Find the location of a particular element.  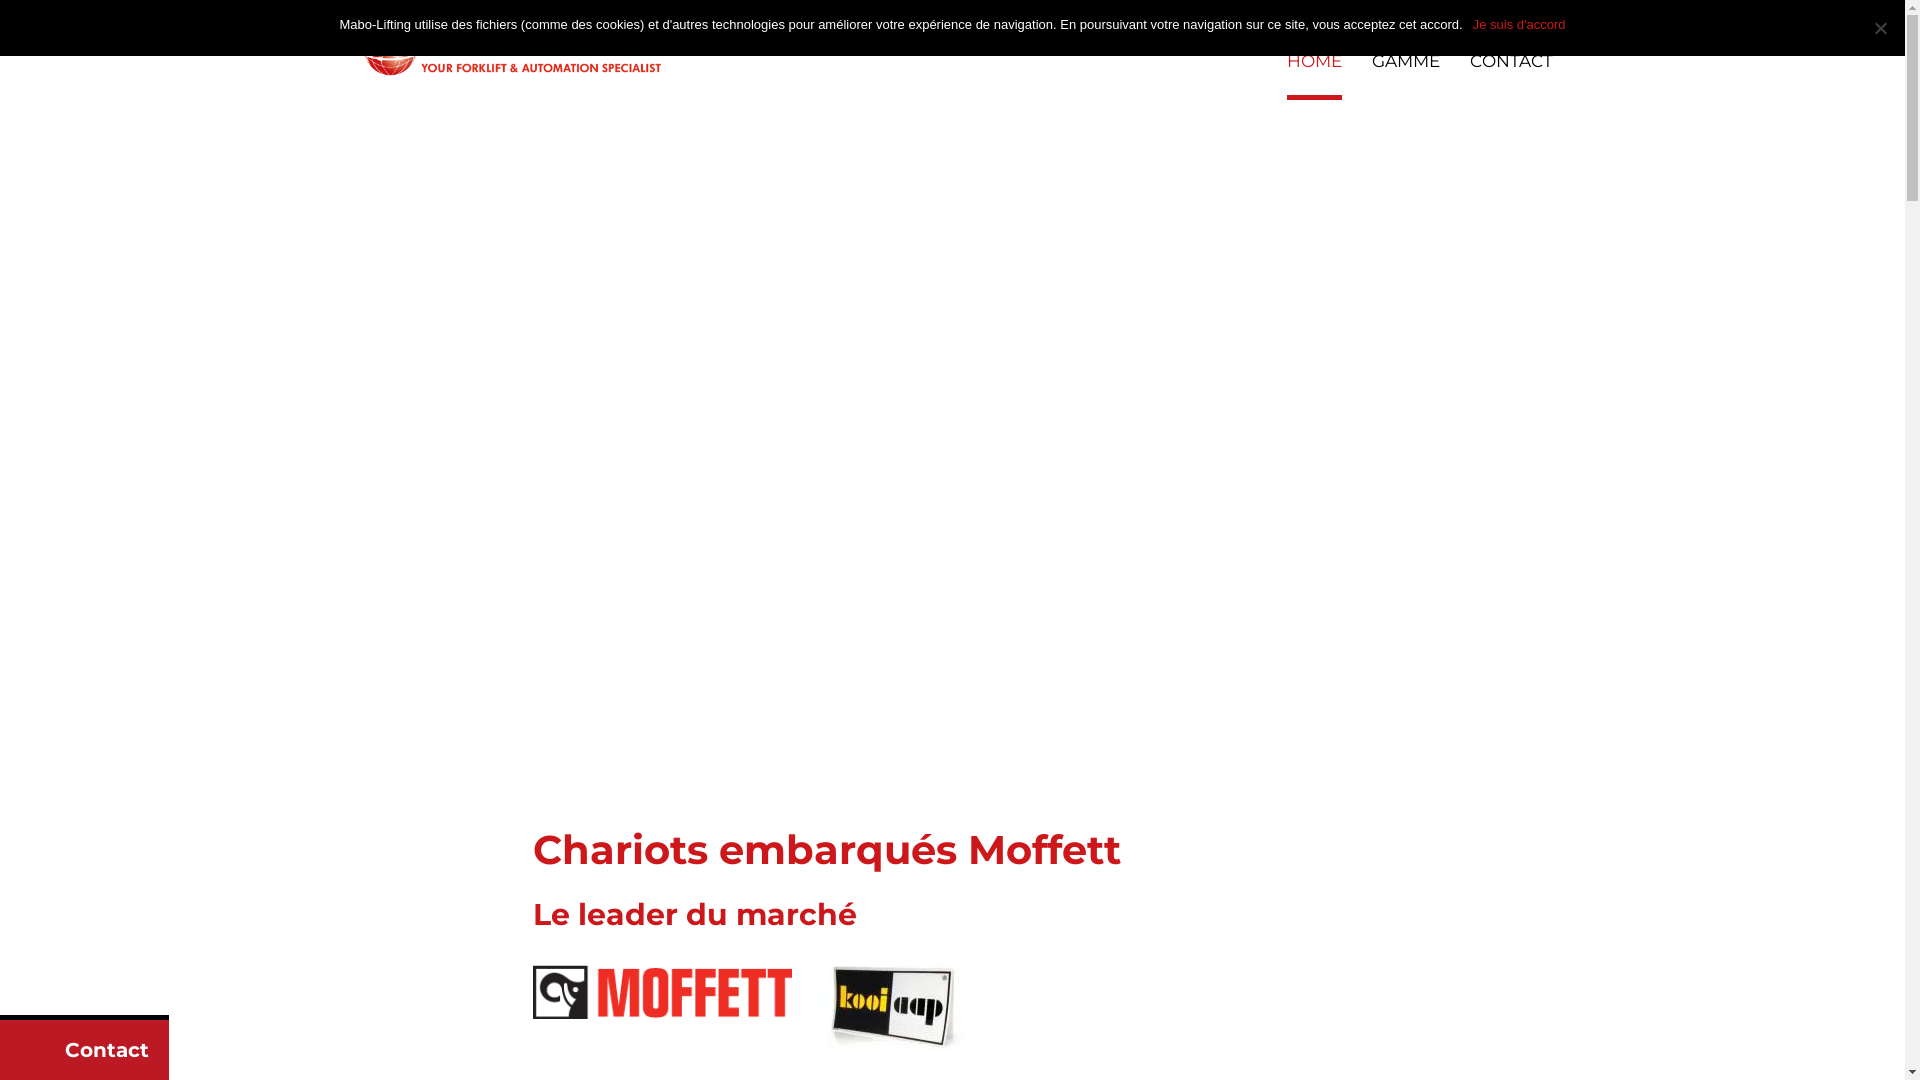

'HOME' is located at coordinates (1313, 75).